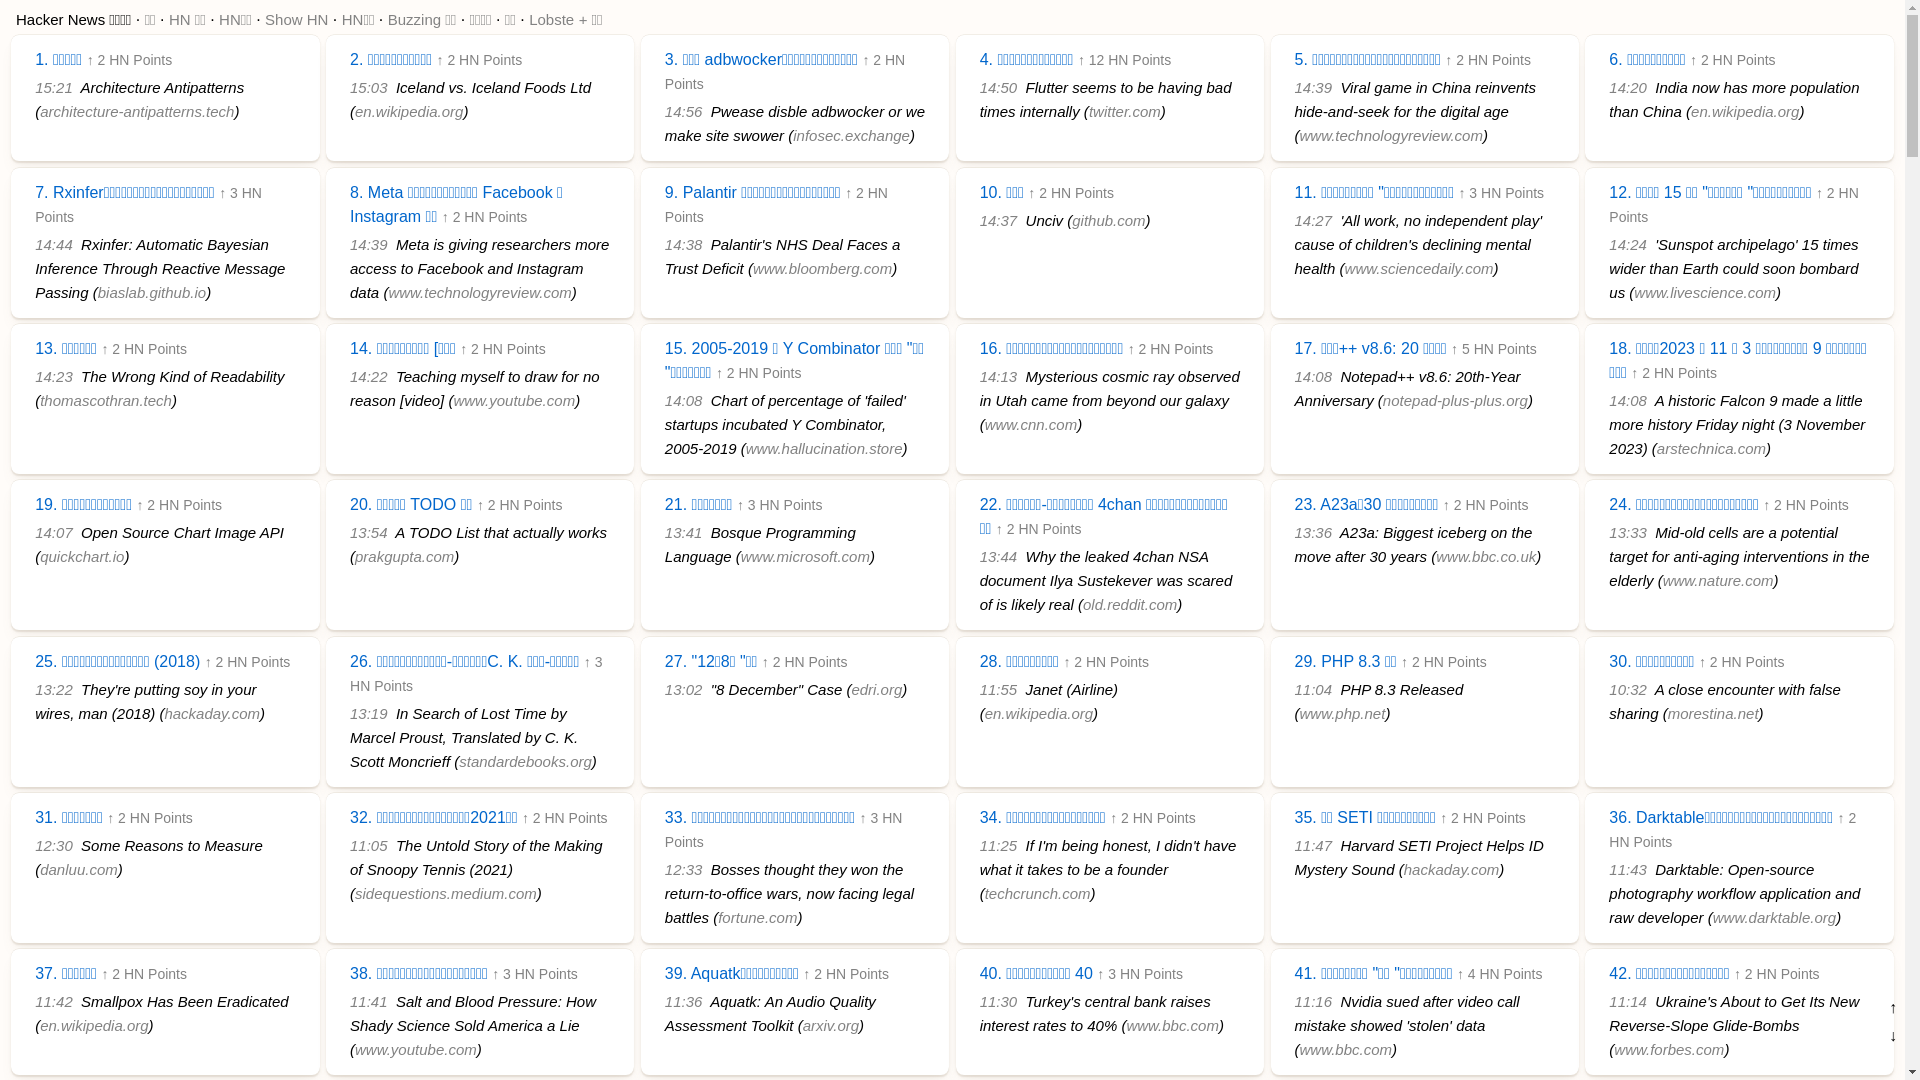 Image resolution: width=1920 pixels, height=1080 pixels. I want to click on '10:32', so click(1627, 688).